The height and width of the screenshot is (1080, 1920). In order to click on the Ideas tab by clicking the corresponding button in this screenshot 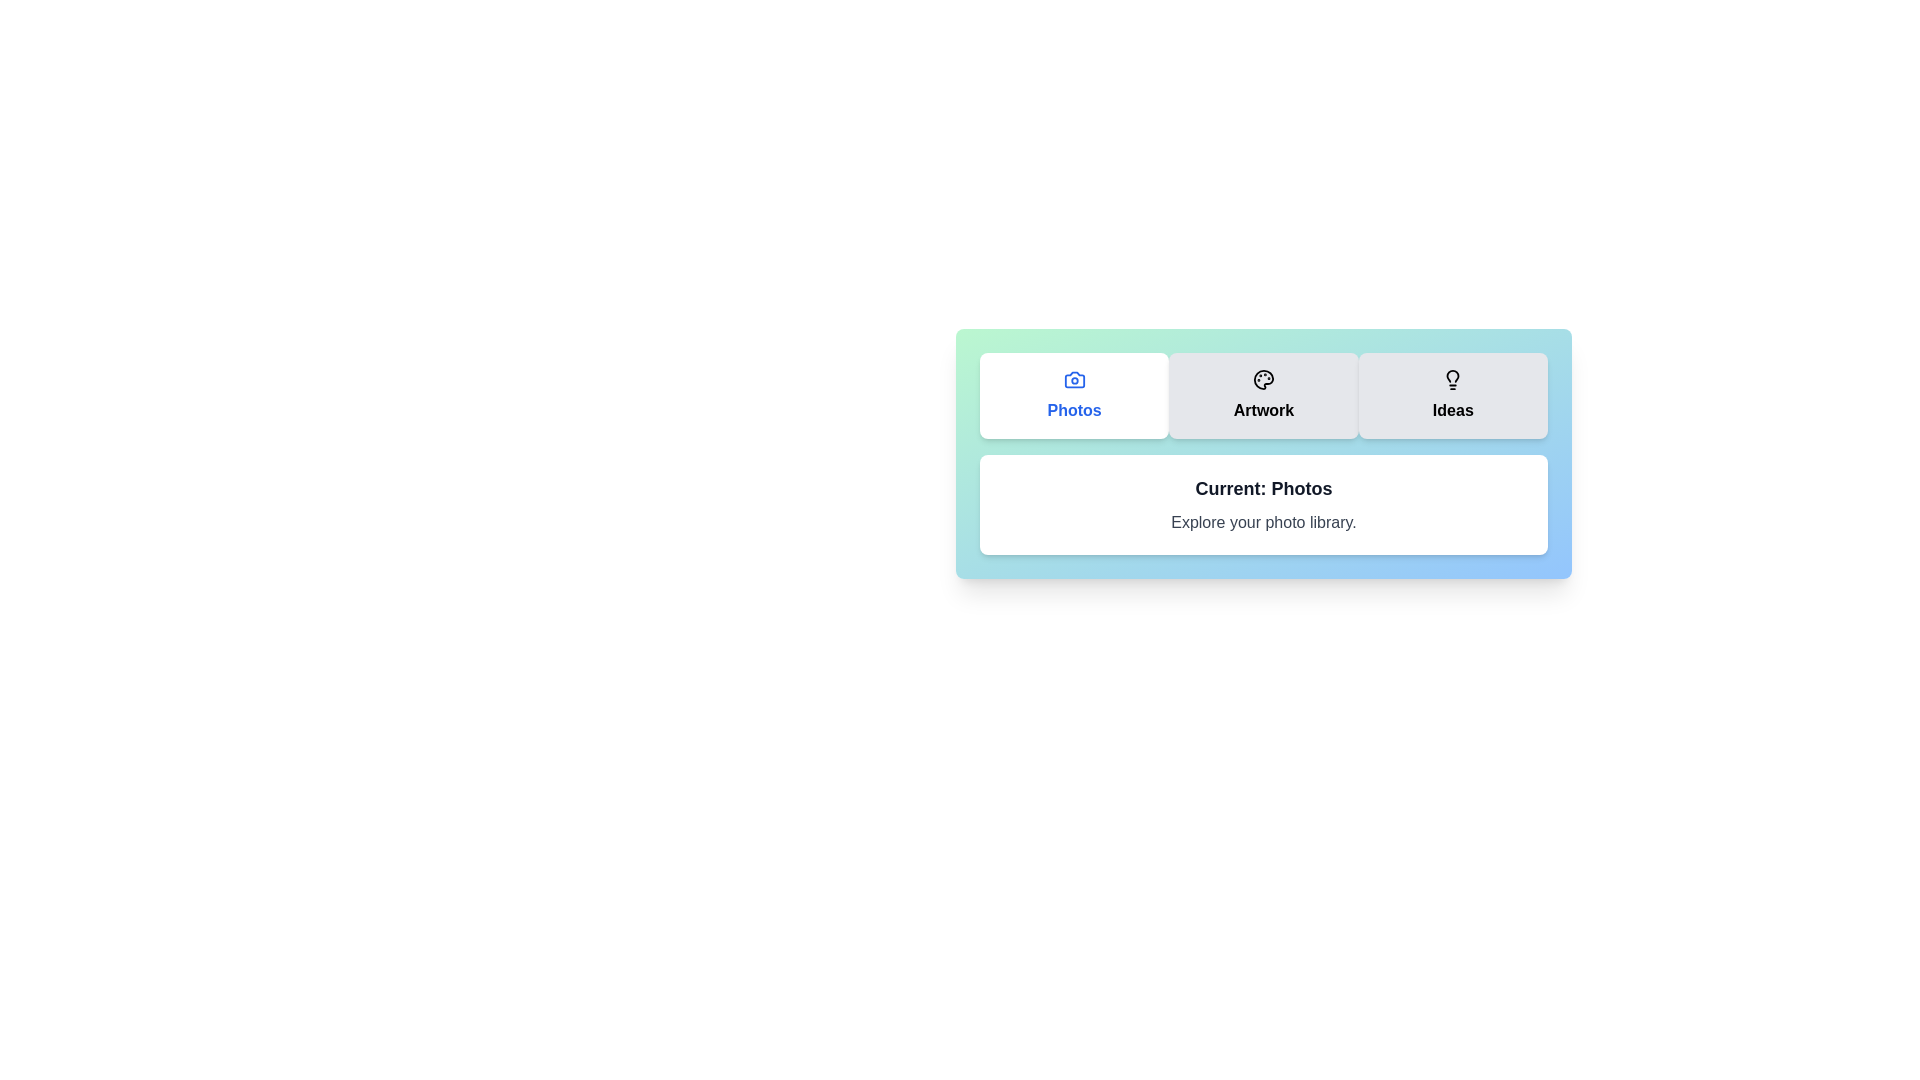, I will do `click(1453, 396)`.